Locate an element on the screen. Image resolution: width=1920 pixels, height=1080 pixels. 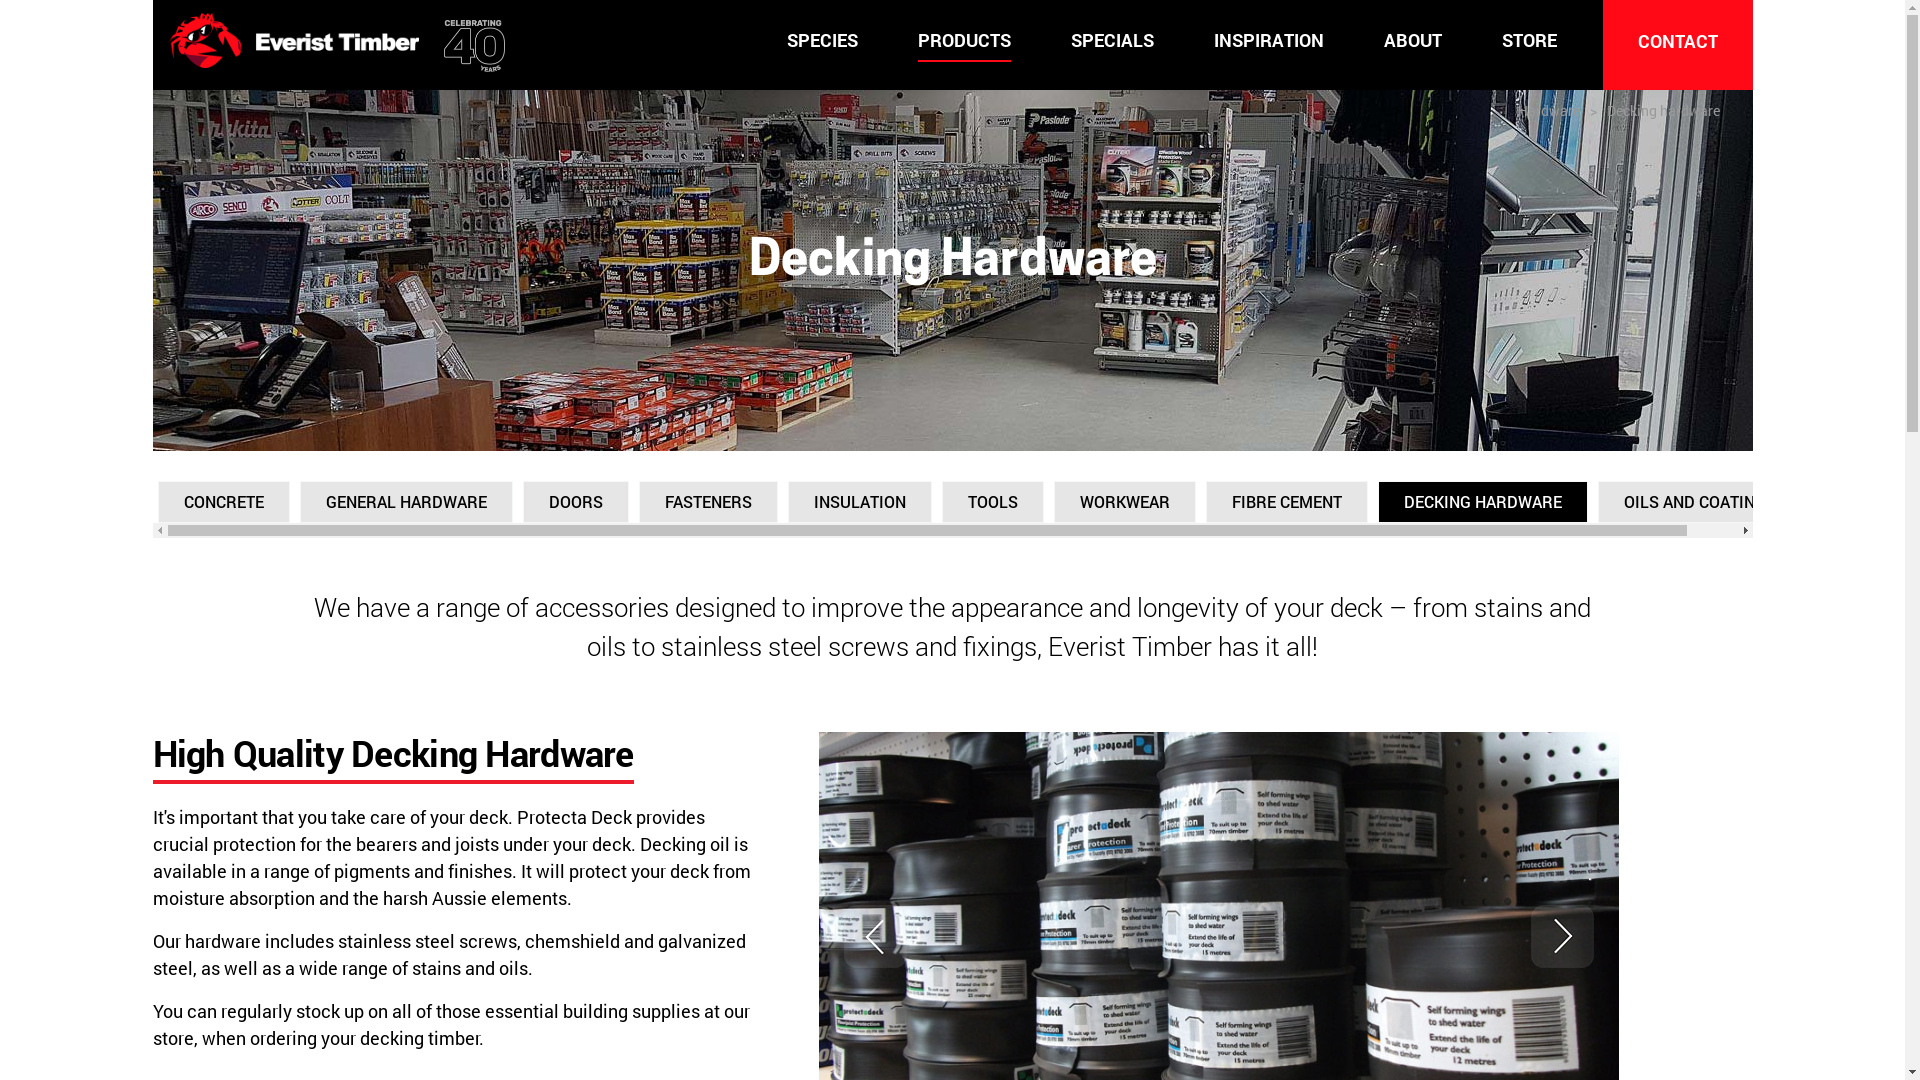
'PRODUCTS' is located at coordinates (916, 41).